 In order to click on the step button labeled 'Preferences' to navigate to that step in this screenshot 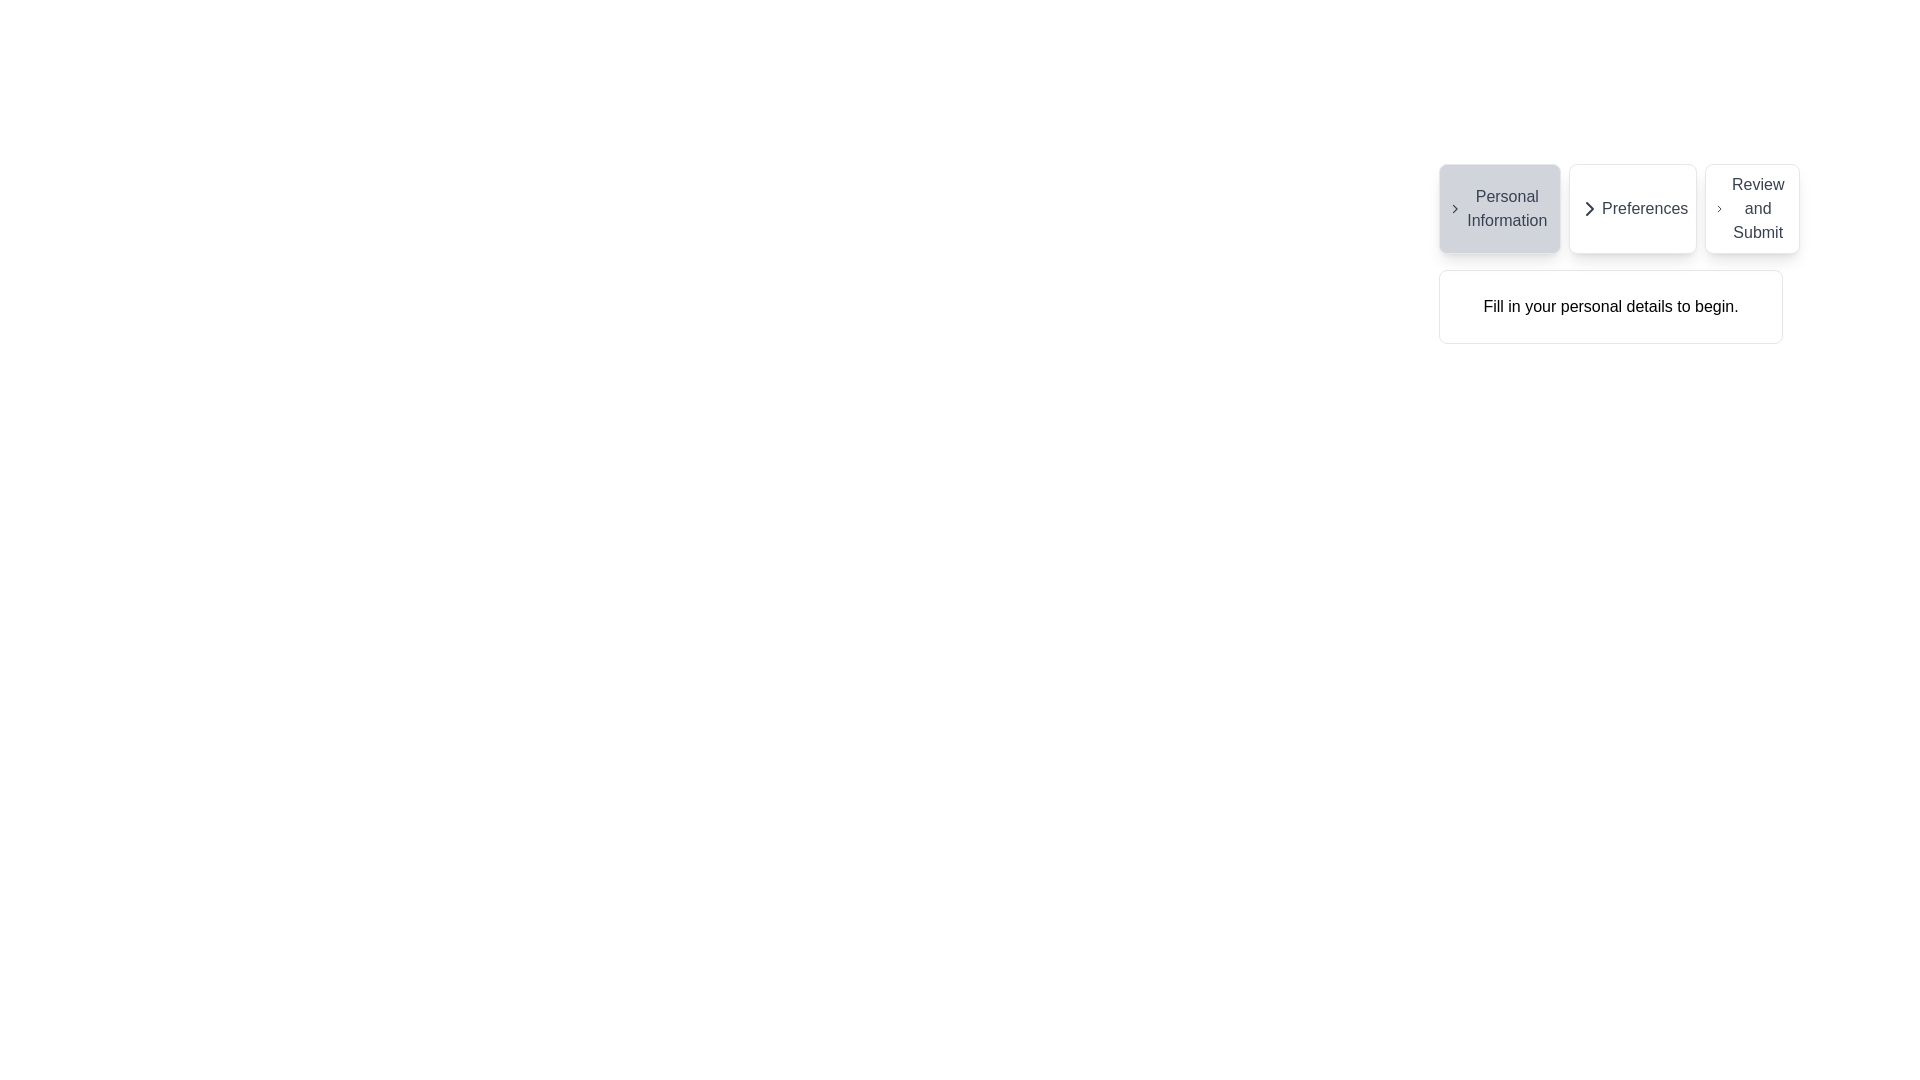, I will do `click(1632, 208)`.